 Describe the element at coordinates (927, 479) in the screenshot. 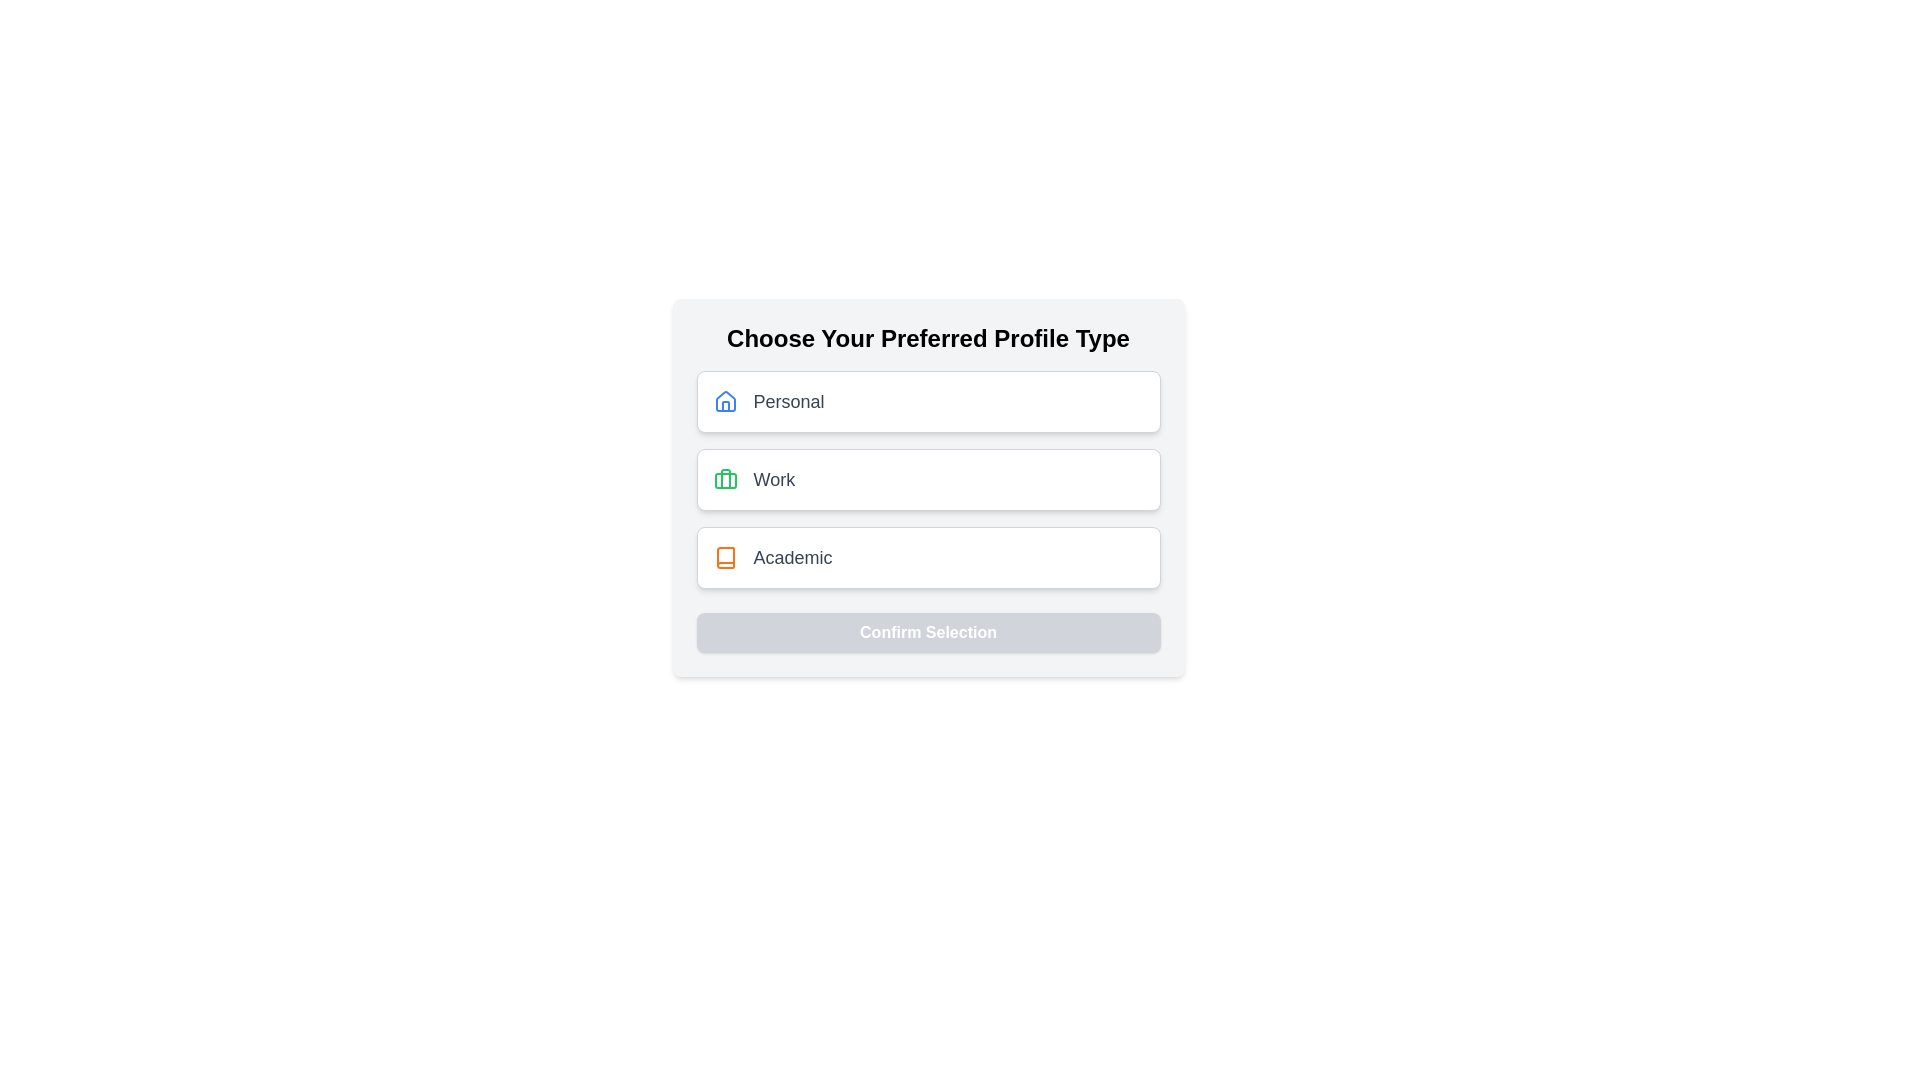

I see `the selectable option with the green briefcase icon and the text 'Work' for keyboard navigation` at that location.